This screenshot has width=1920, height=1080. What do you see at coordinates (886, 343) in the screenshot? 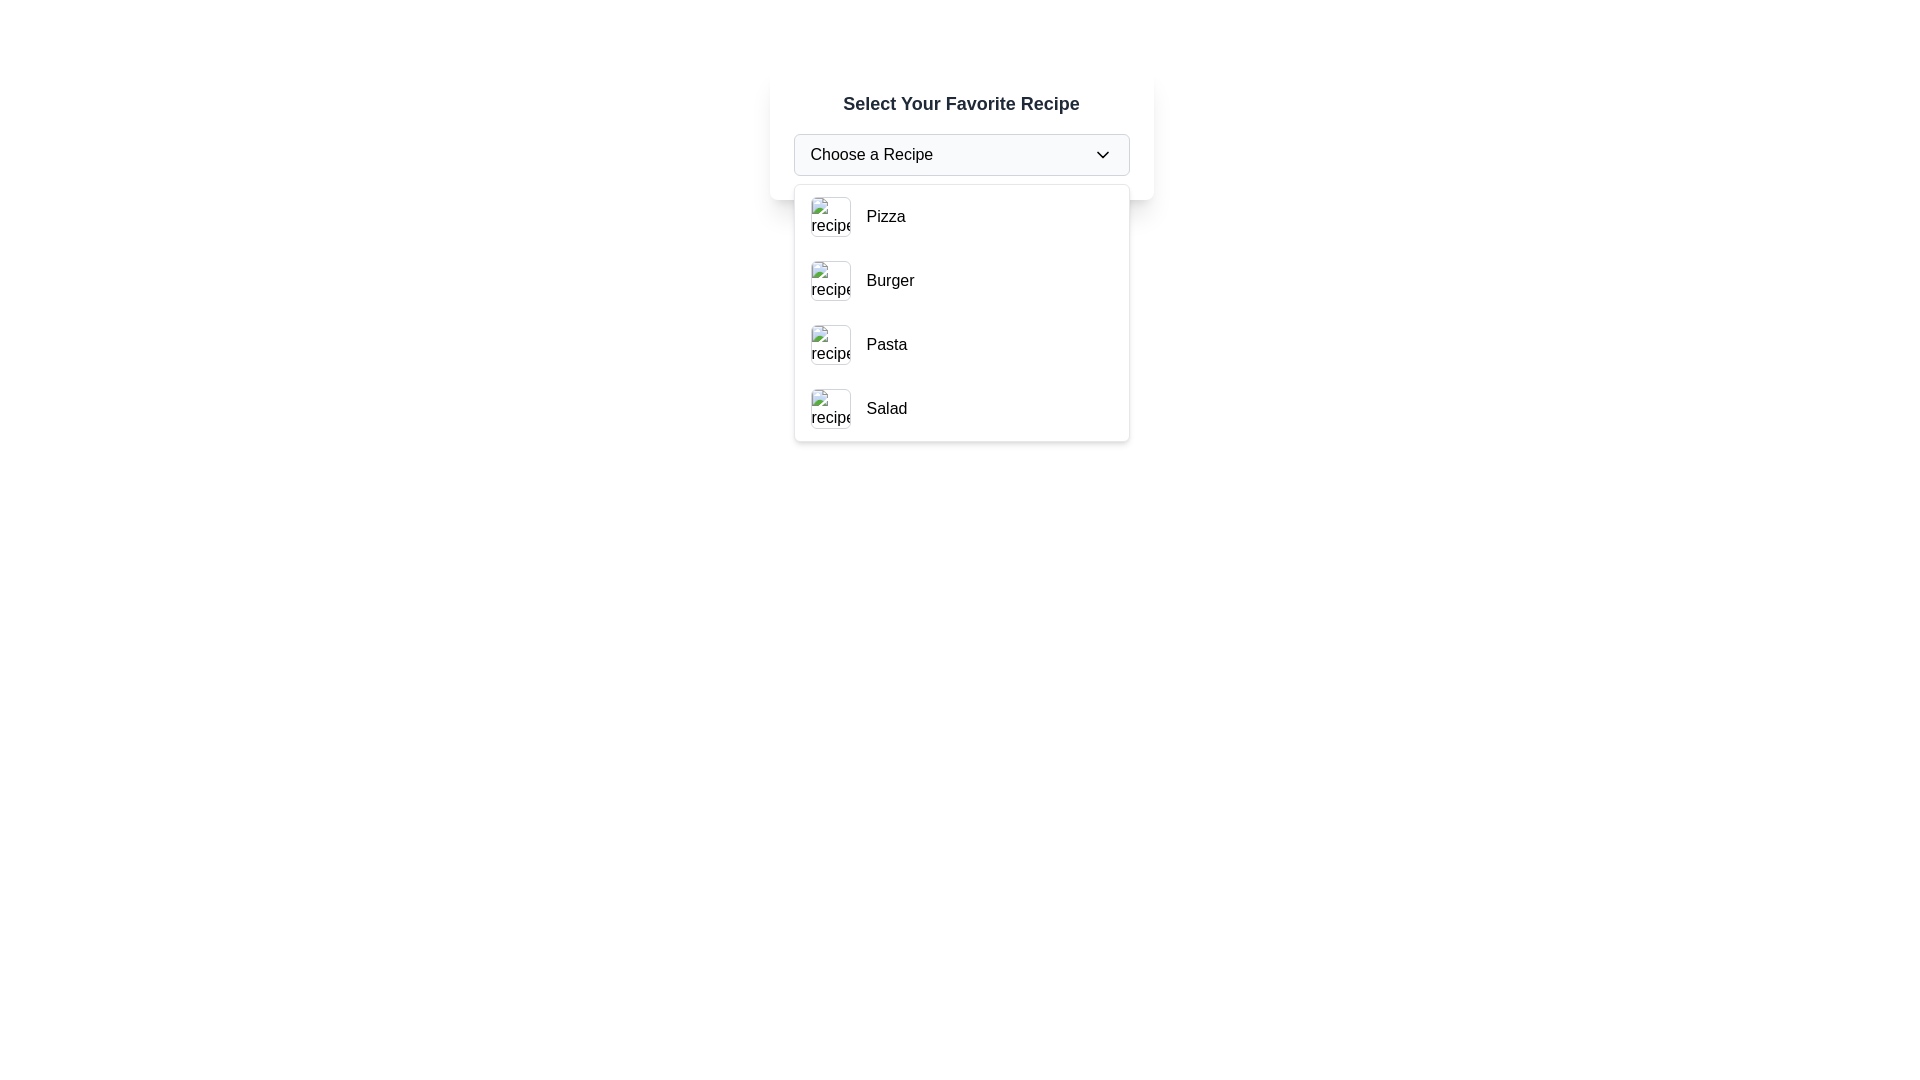
I see `the 'Pasta' label in the dropdown menu` at bounding box center [886, 343].